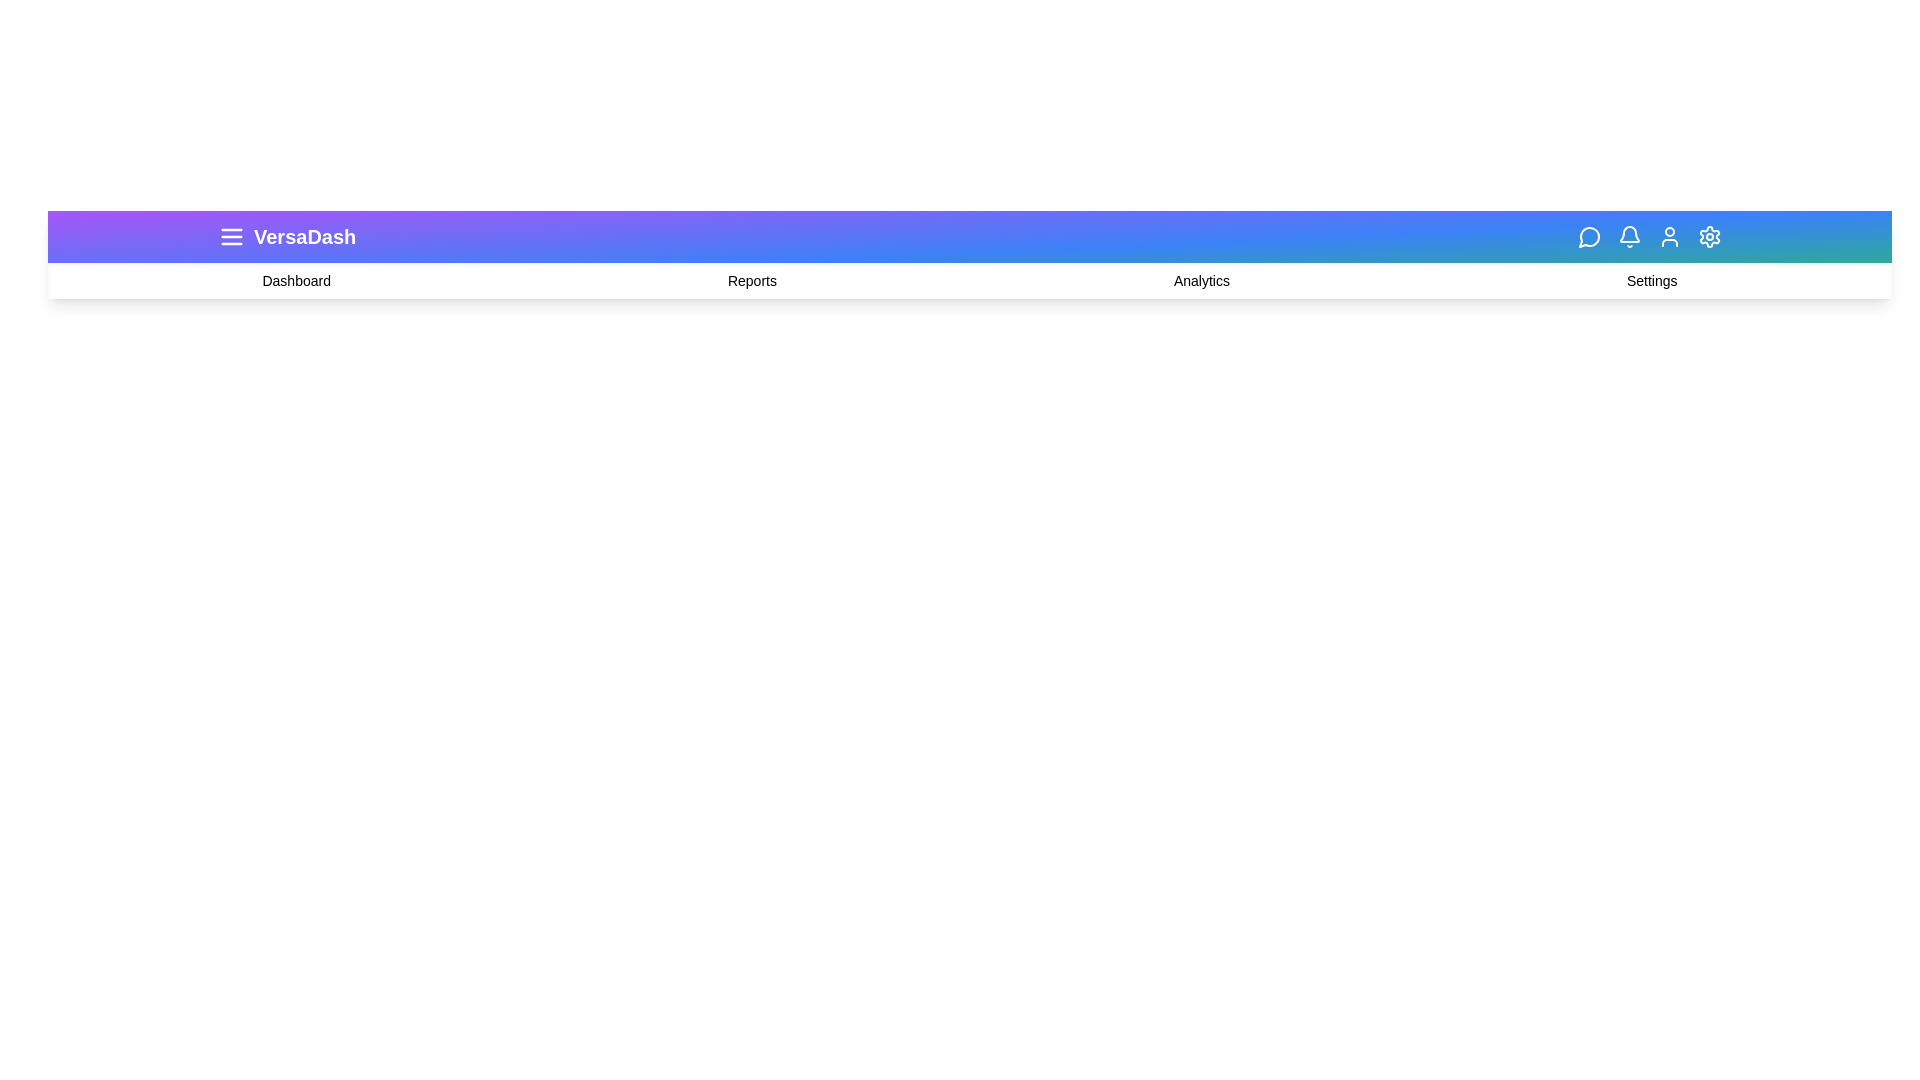 This screenshot has width=1920, height=1080. Describe the element at coordinates (1670, 235) in the screenshot. I see `the 'User' icon to interact with it` at that location.